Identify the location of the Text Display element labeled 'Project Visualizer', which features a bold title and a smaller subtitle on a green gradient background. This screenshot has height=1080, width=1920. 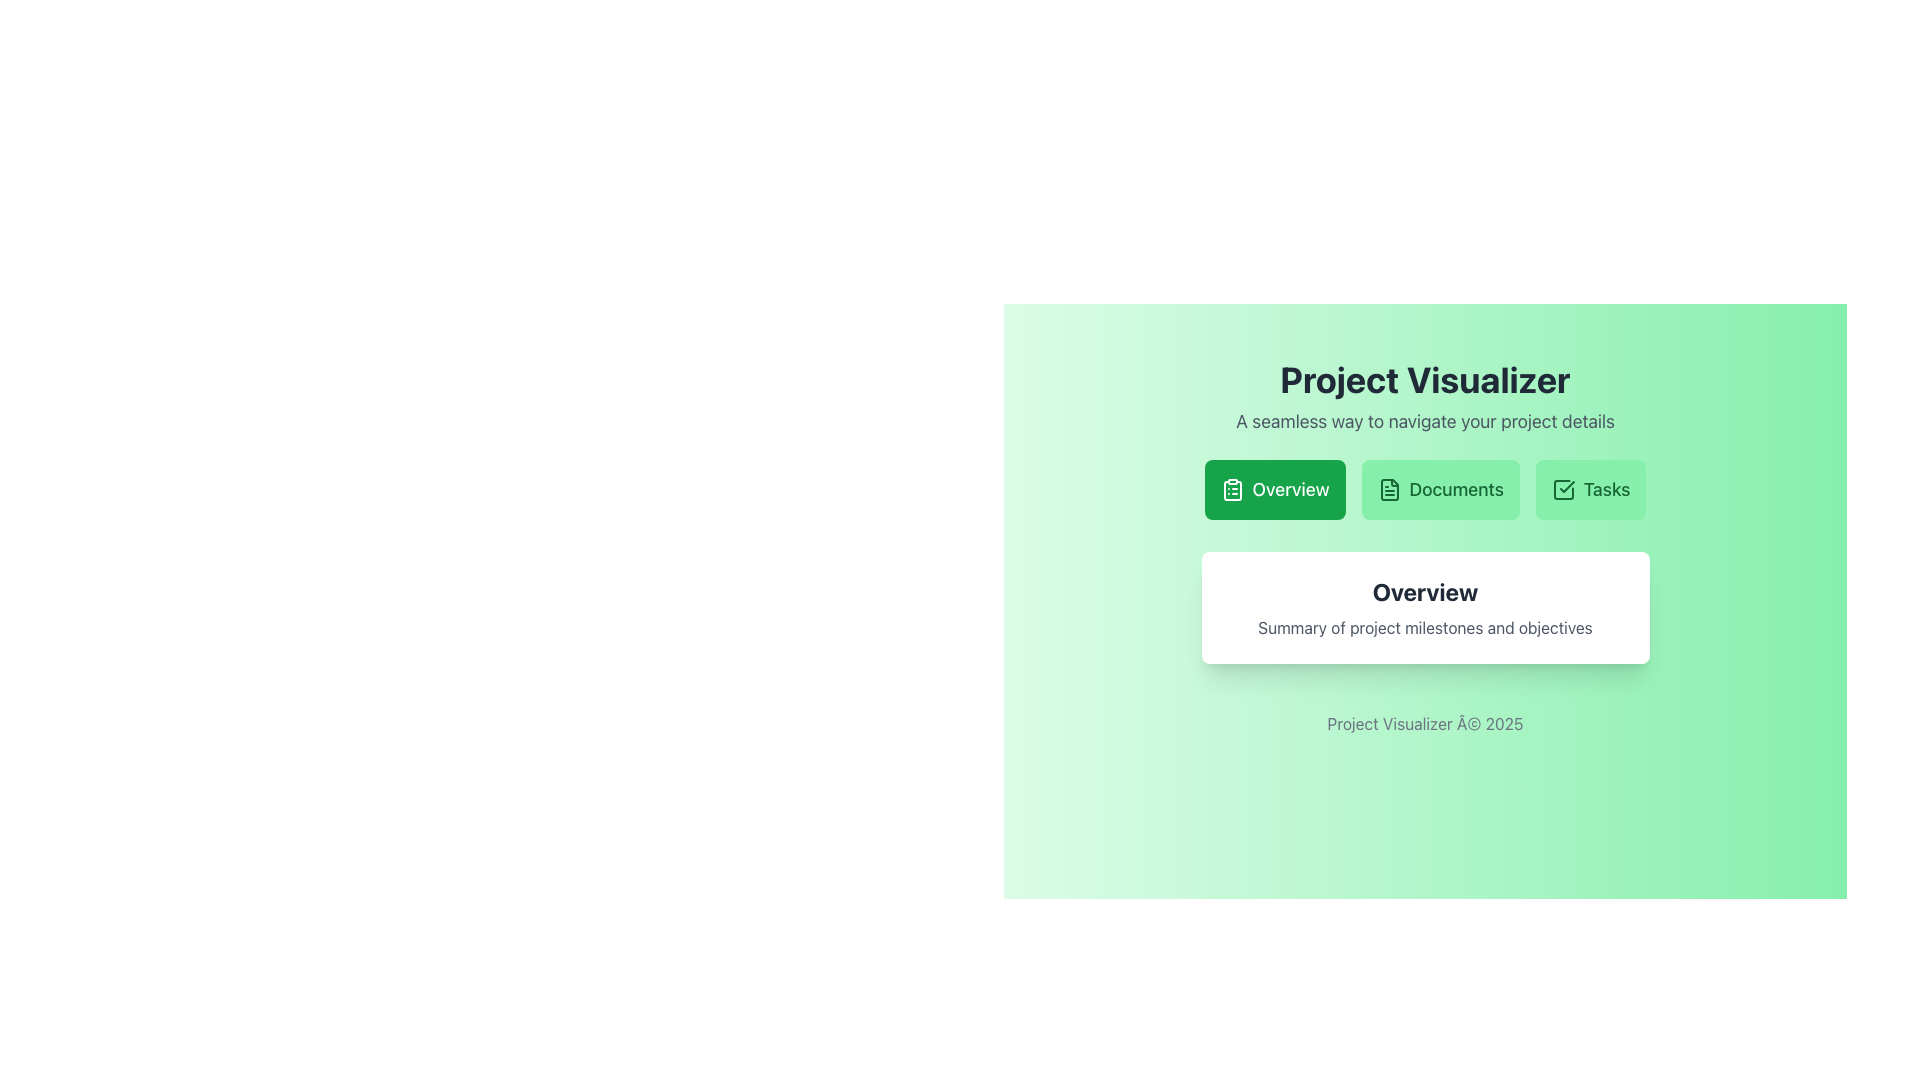
(1424, 397).